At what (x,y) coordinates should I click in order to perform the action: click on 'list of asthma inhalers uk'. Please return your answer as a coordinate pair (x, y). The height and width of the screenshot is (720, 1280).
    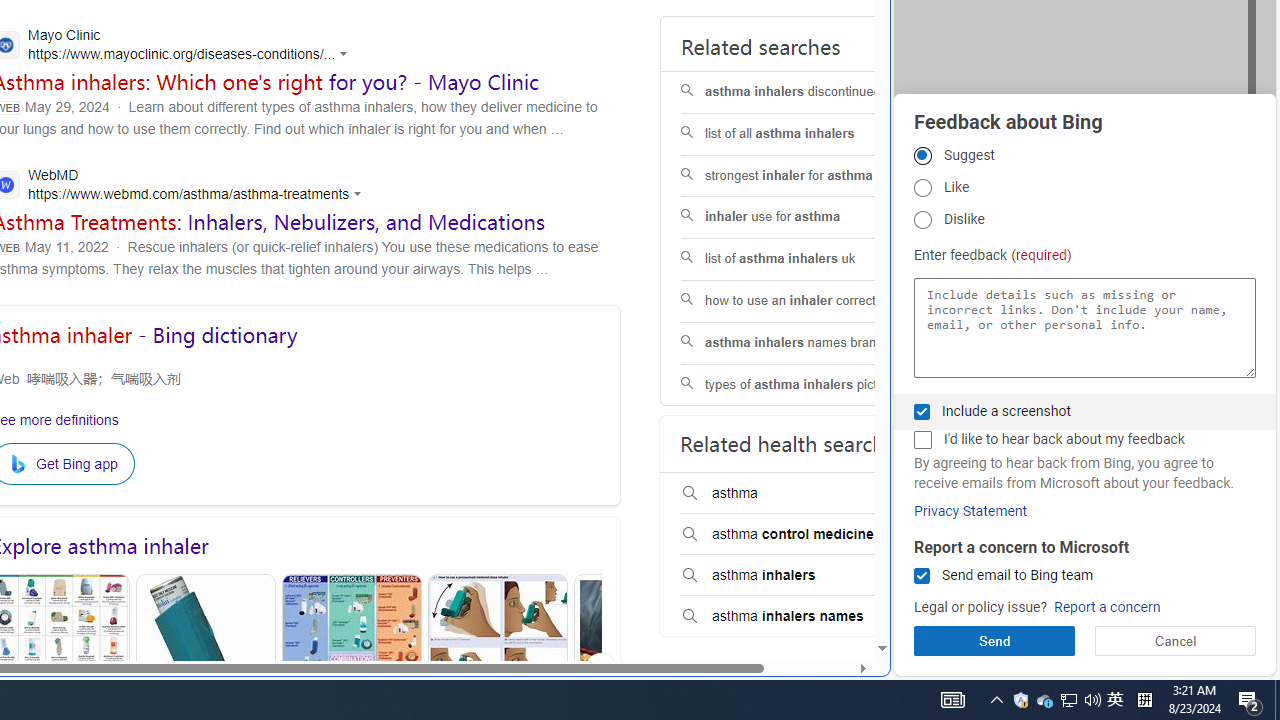
    Looking at the image, I should click on (807, 258).